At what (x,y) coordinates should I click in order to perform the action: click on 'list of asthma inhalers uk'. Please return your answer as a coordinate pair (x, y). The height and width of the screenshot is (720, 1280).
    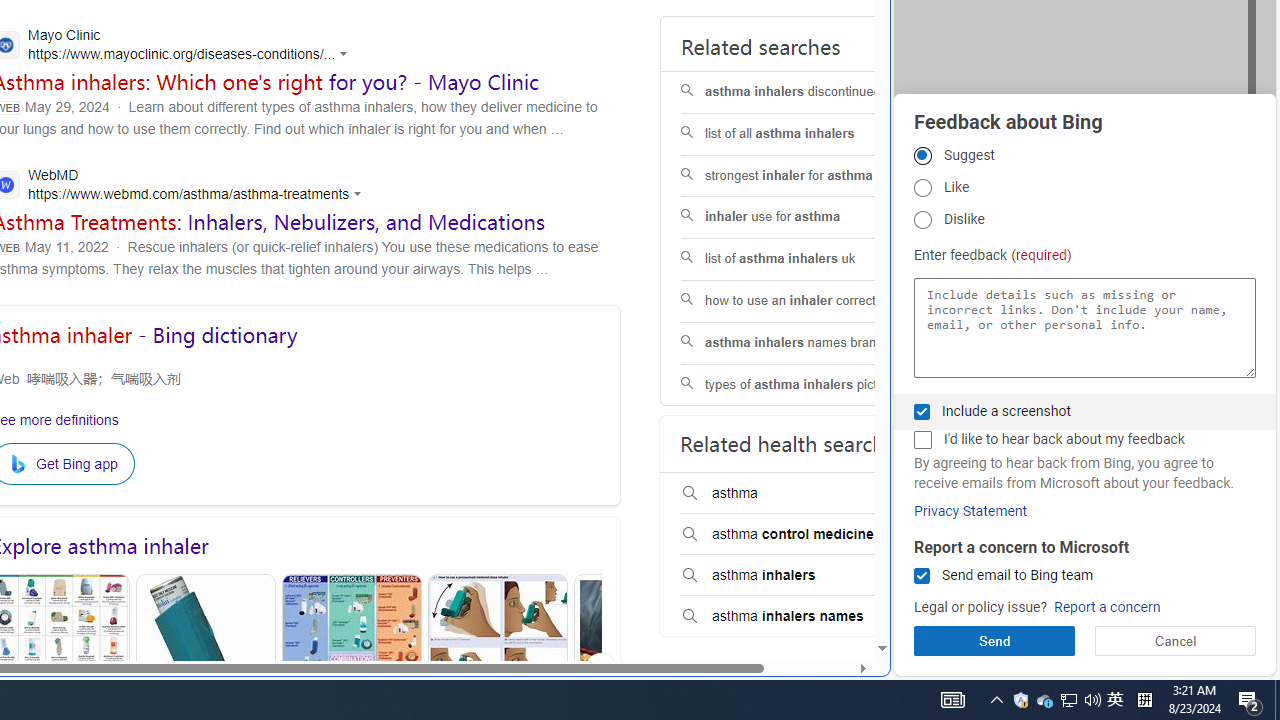
    Looking at the image, I should click on (807, 258).